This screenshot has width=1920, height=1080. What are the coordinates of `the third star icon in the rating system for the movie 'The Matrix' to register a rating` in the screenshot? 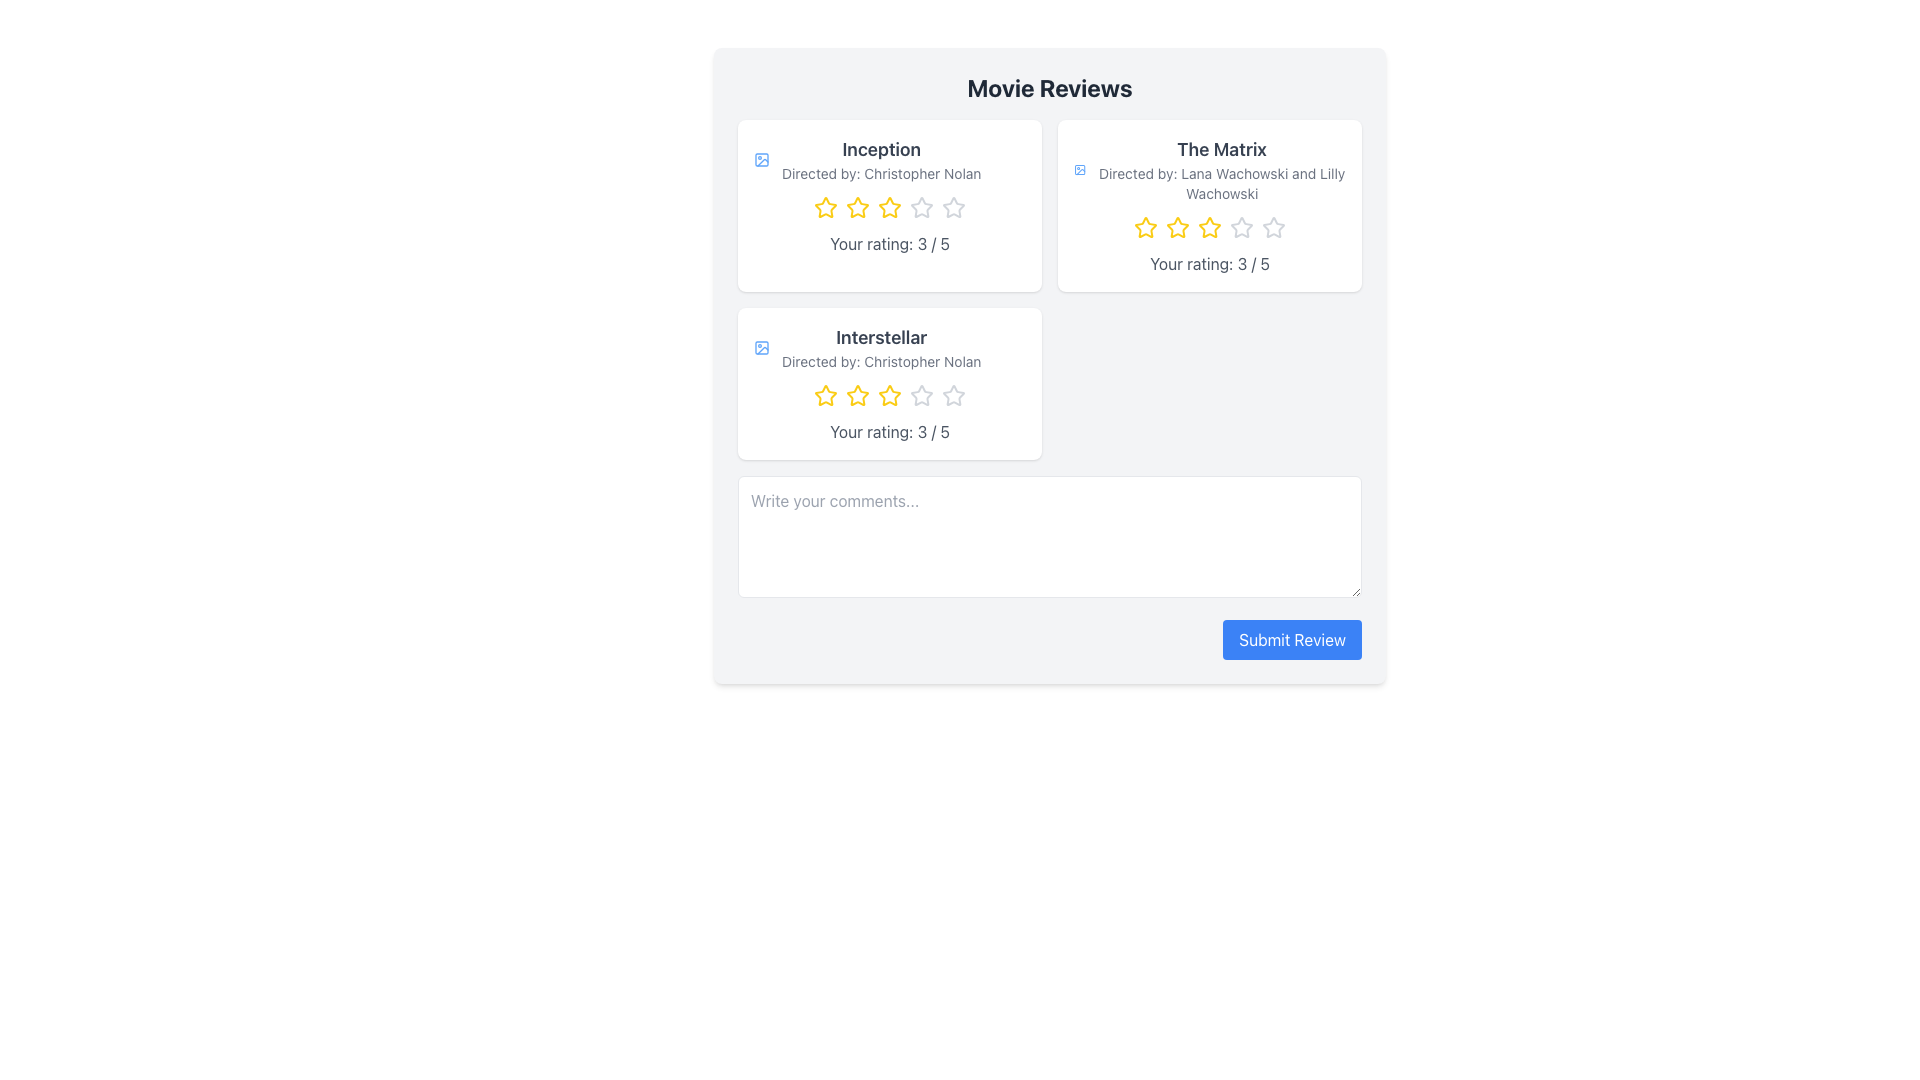 It's located at (1208, 226).